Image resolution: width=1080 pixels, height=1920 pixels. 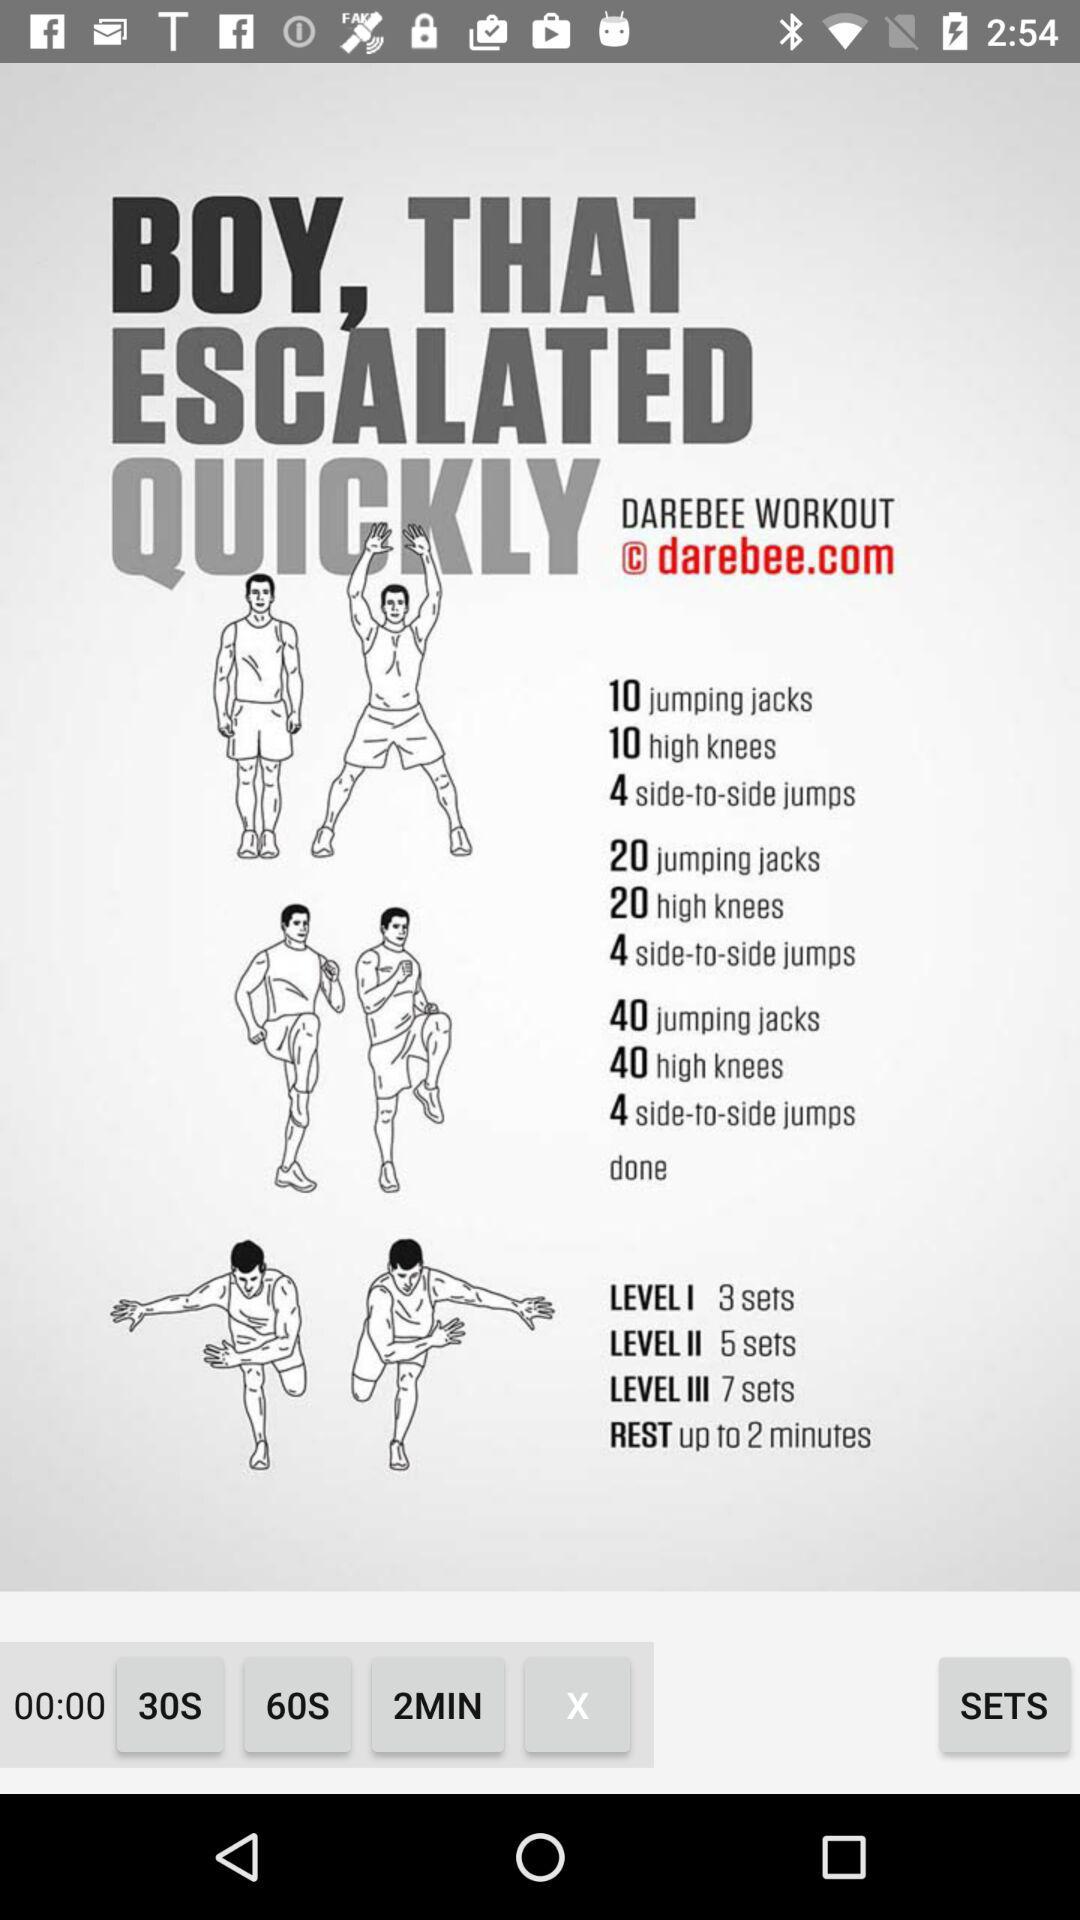 I want to click on icon next to 60s icon, so click(x=169, y=1703).